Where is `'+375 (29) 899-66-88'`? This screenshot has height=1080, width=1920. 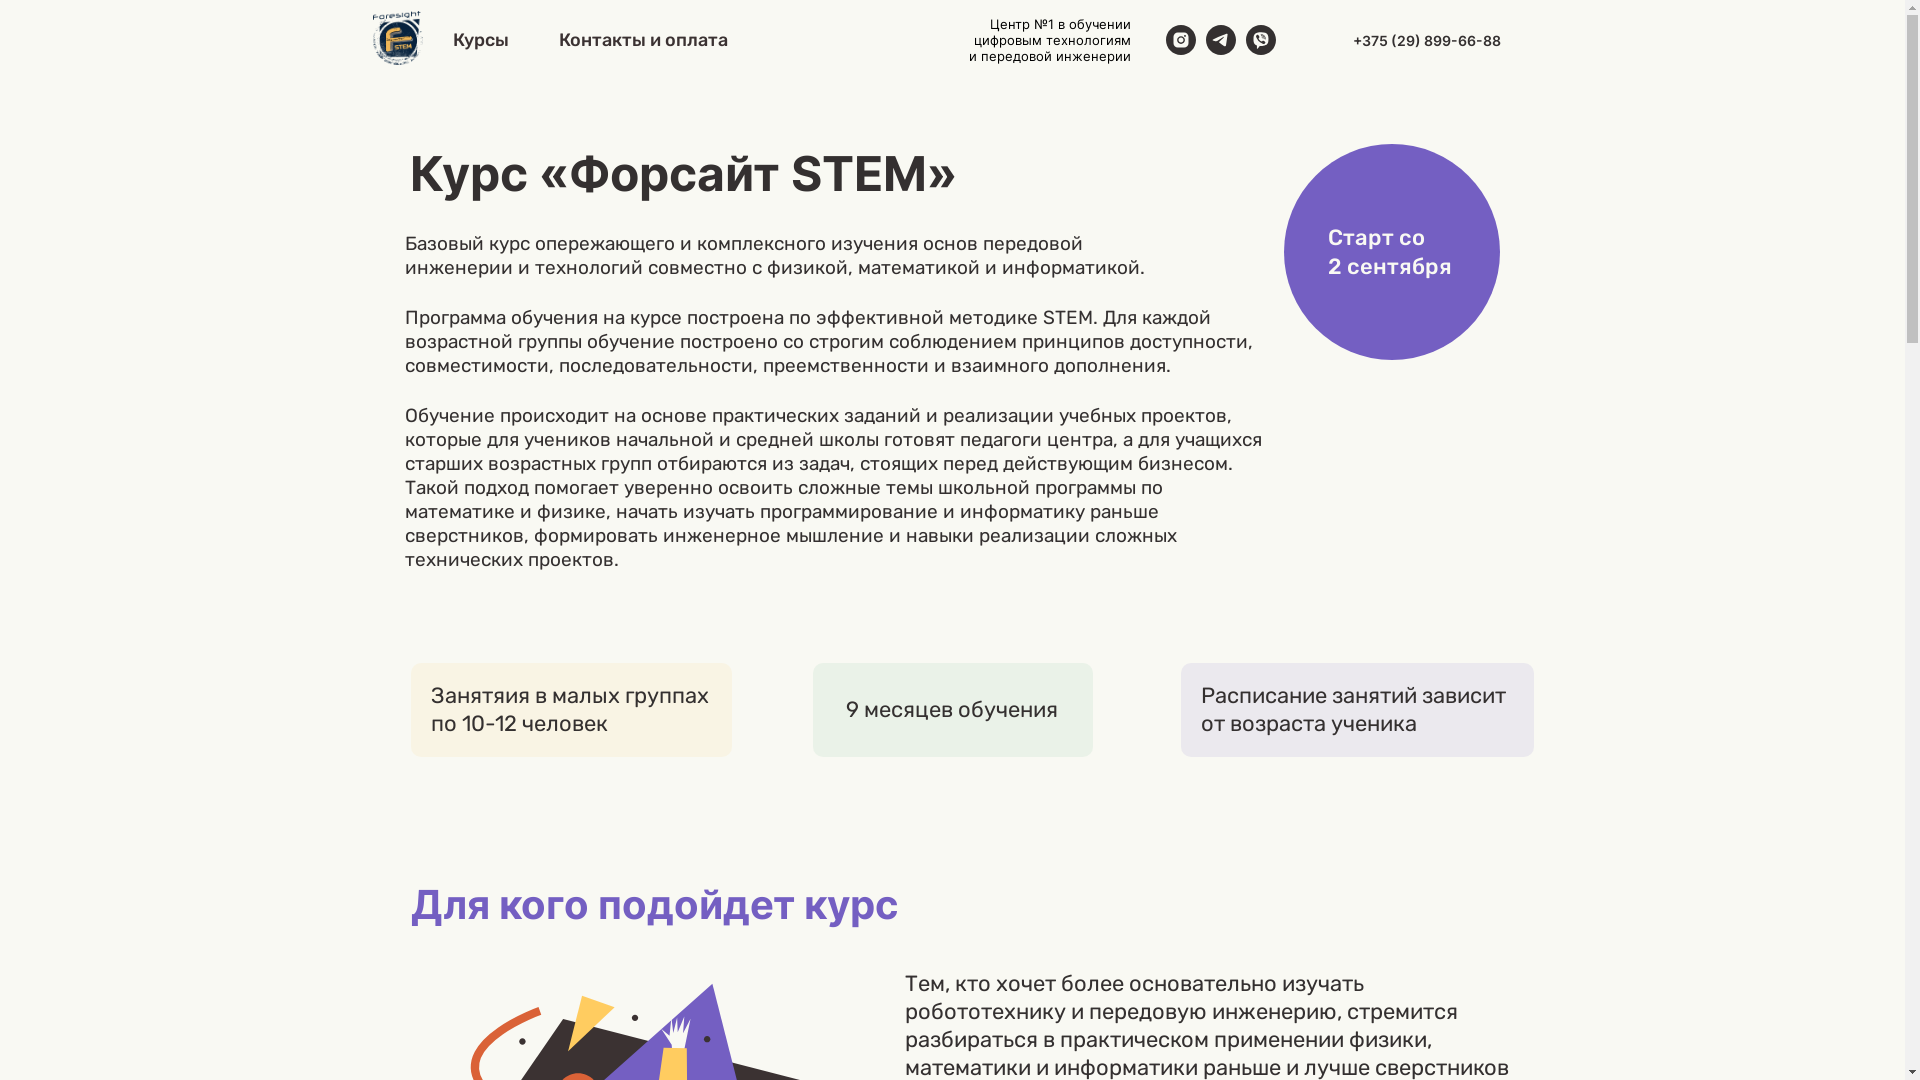
'+375 (29) 899-66-88' is located at coordinates (1424, 39).